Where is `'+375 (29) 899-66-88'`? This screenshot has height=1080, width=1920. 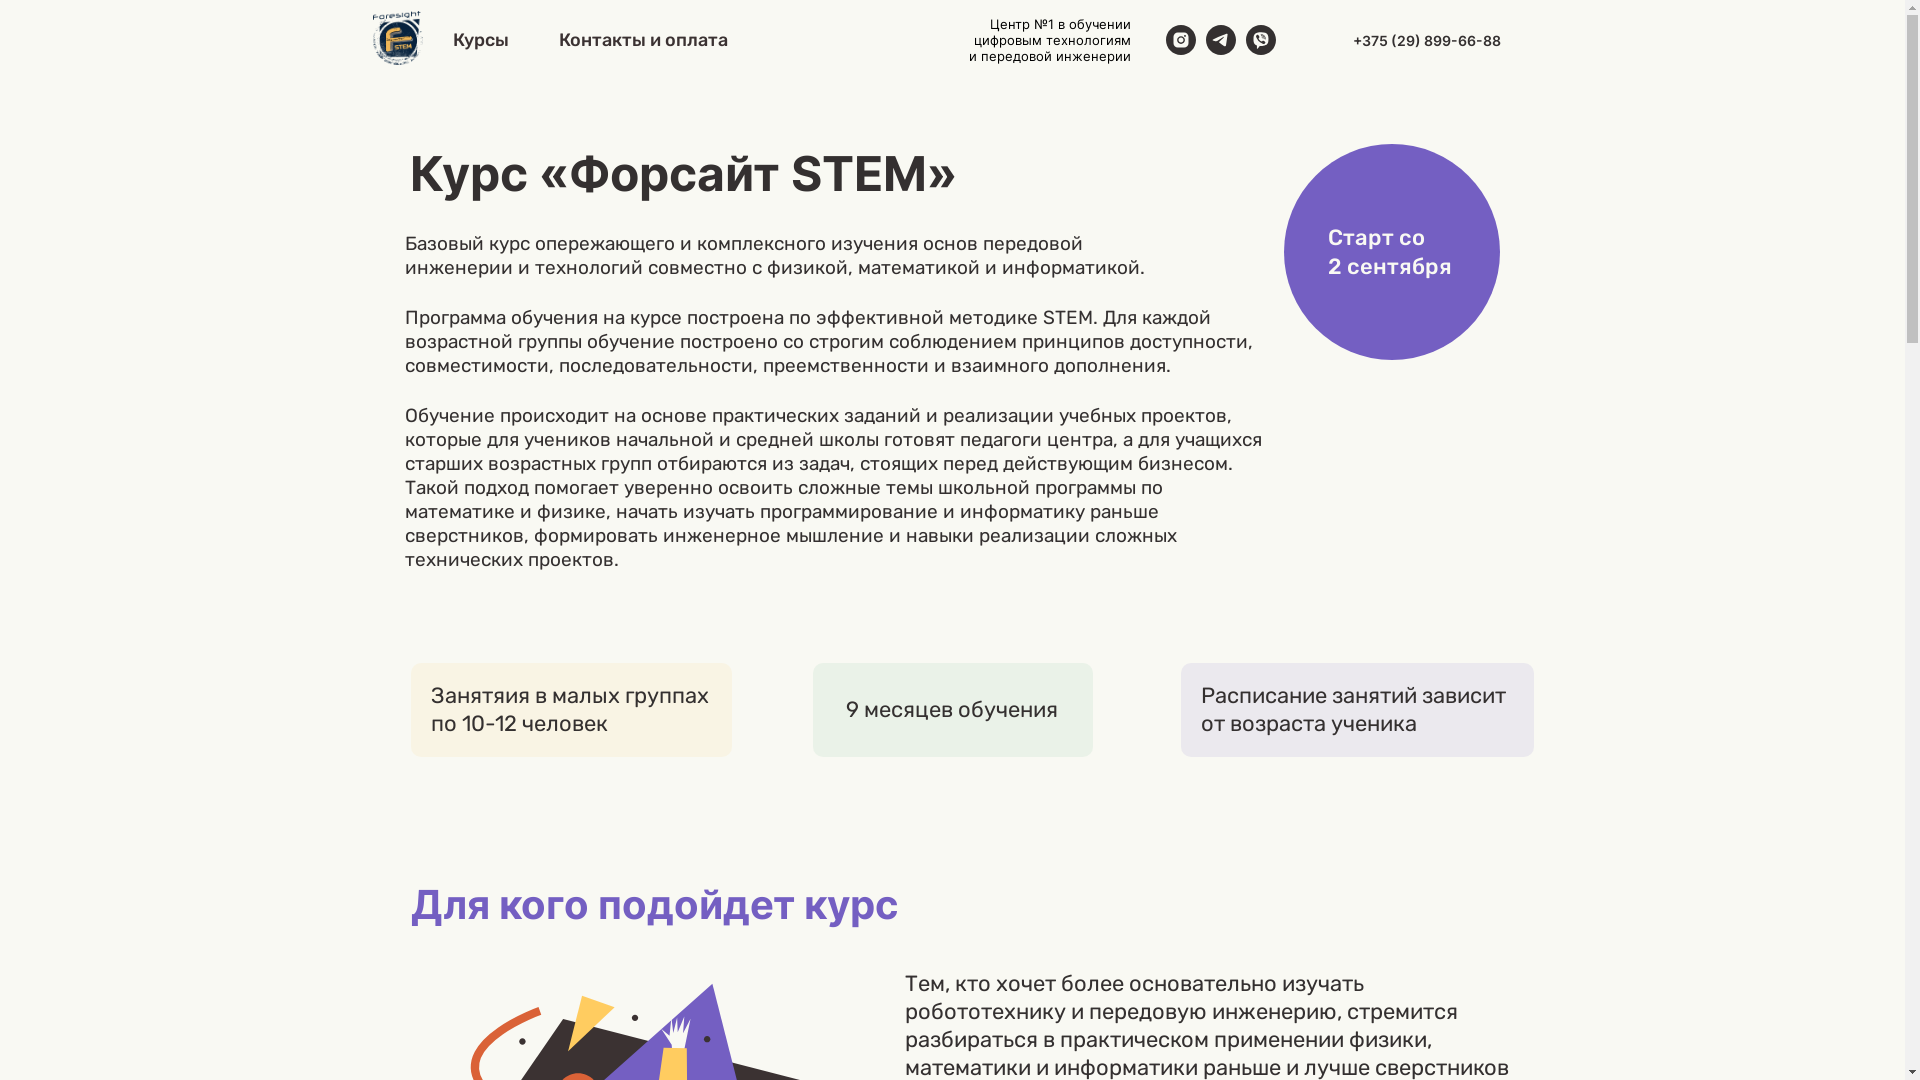
'+375 (29) 899-66-88' is located at coordinates (1424, 39).